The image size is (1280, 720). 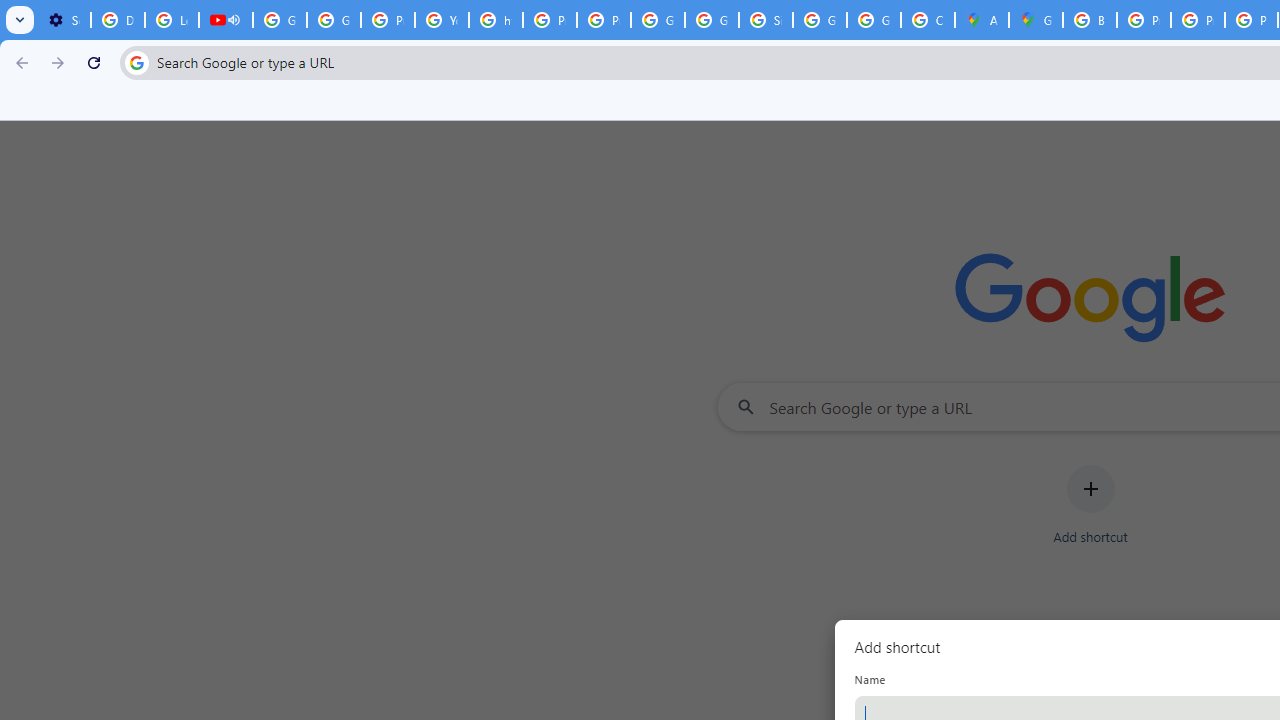 What do you see at coordinates (279, 20) in the screenshot?
I see `'Google Account Help'` at bounding box center [279, 20].